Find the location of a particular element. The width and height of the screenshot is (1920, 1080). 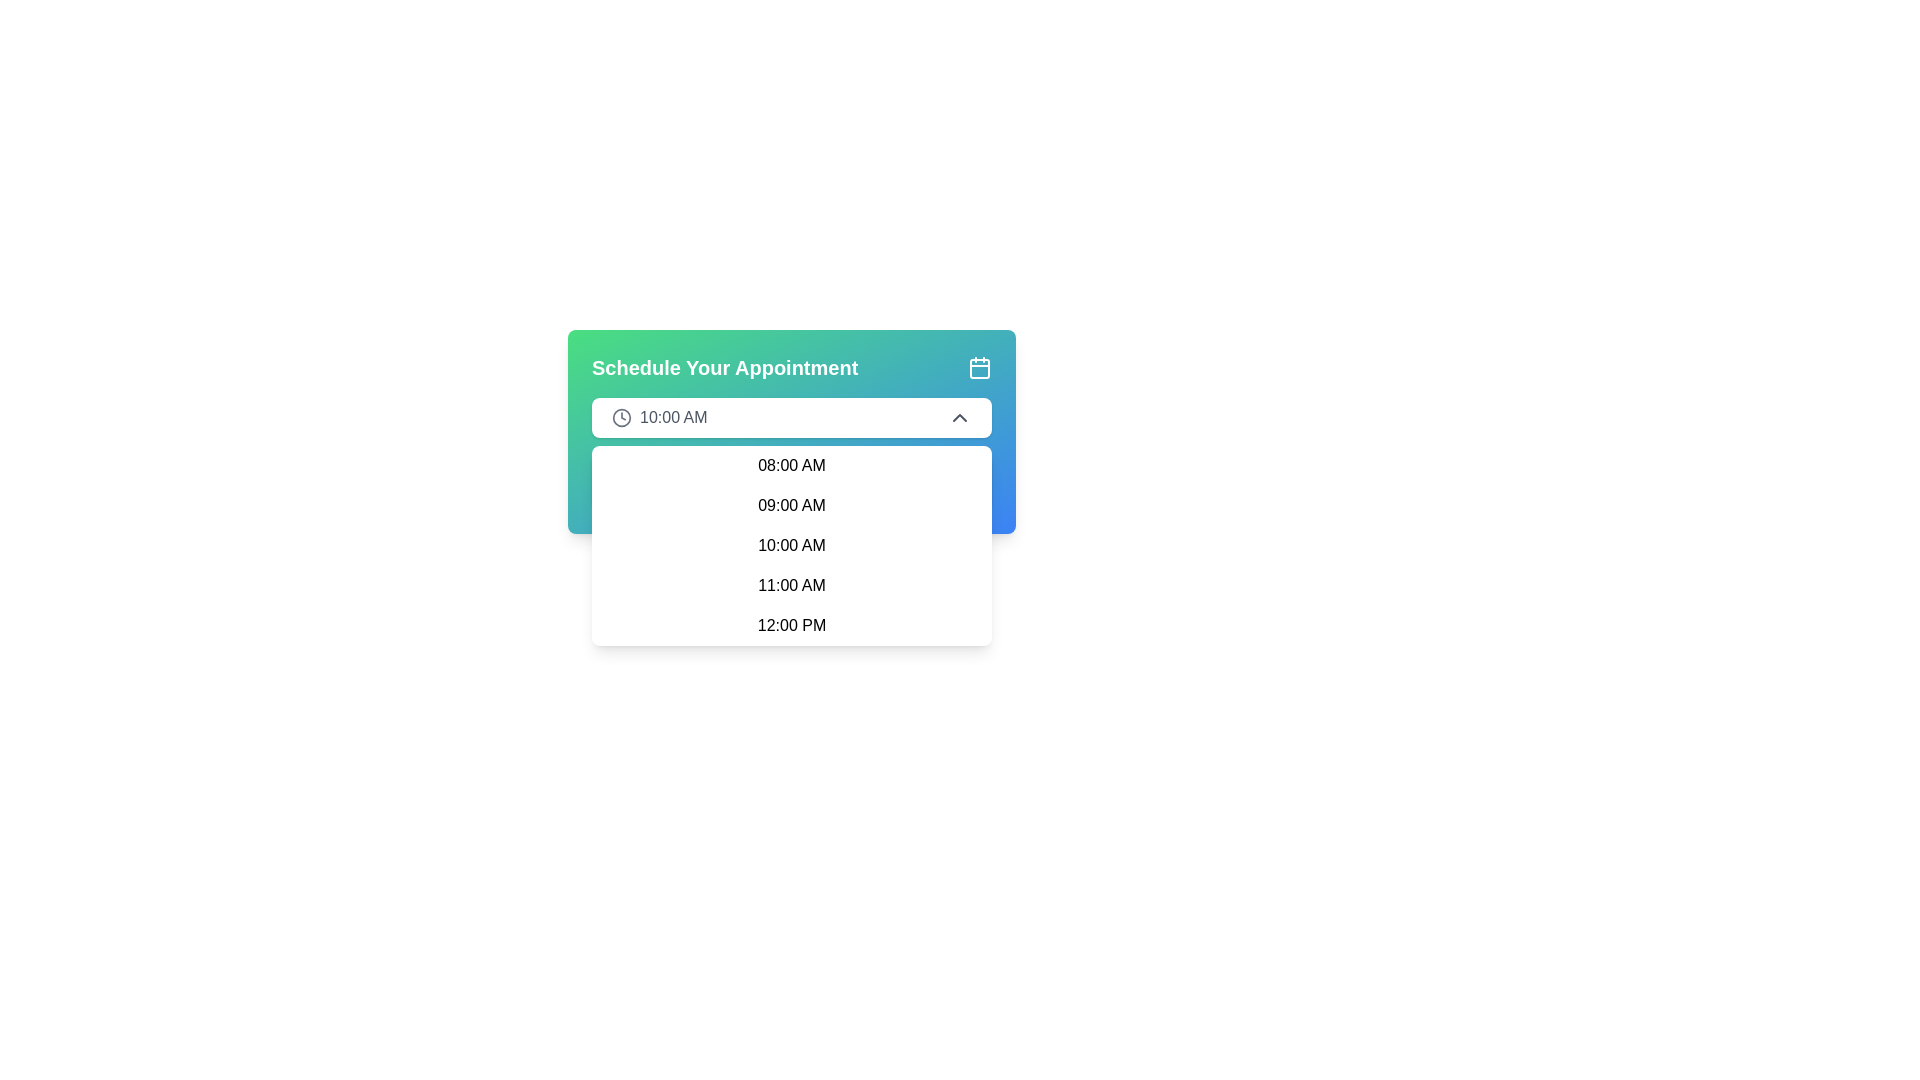

the Dropdown menu labeled 'Schedule Your Appointment' is located at coordinates (791, 431).